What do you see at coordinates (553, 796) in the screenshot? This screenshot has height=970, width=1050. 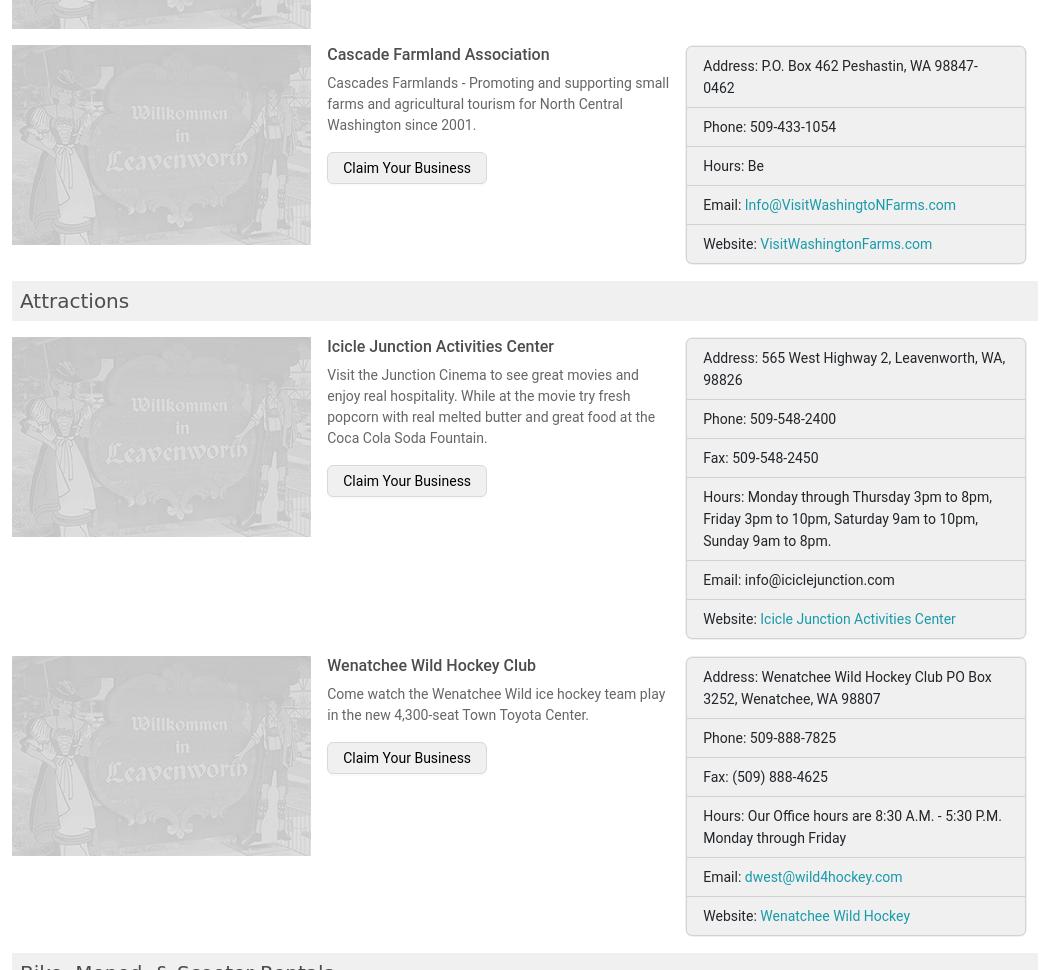 I see `'How to Book'` at bounding box center [553, 796].